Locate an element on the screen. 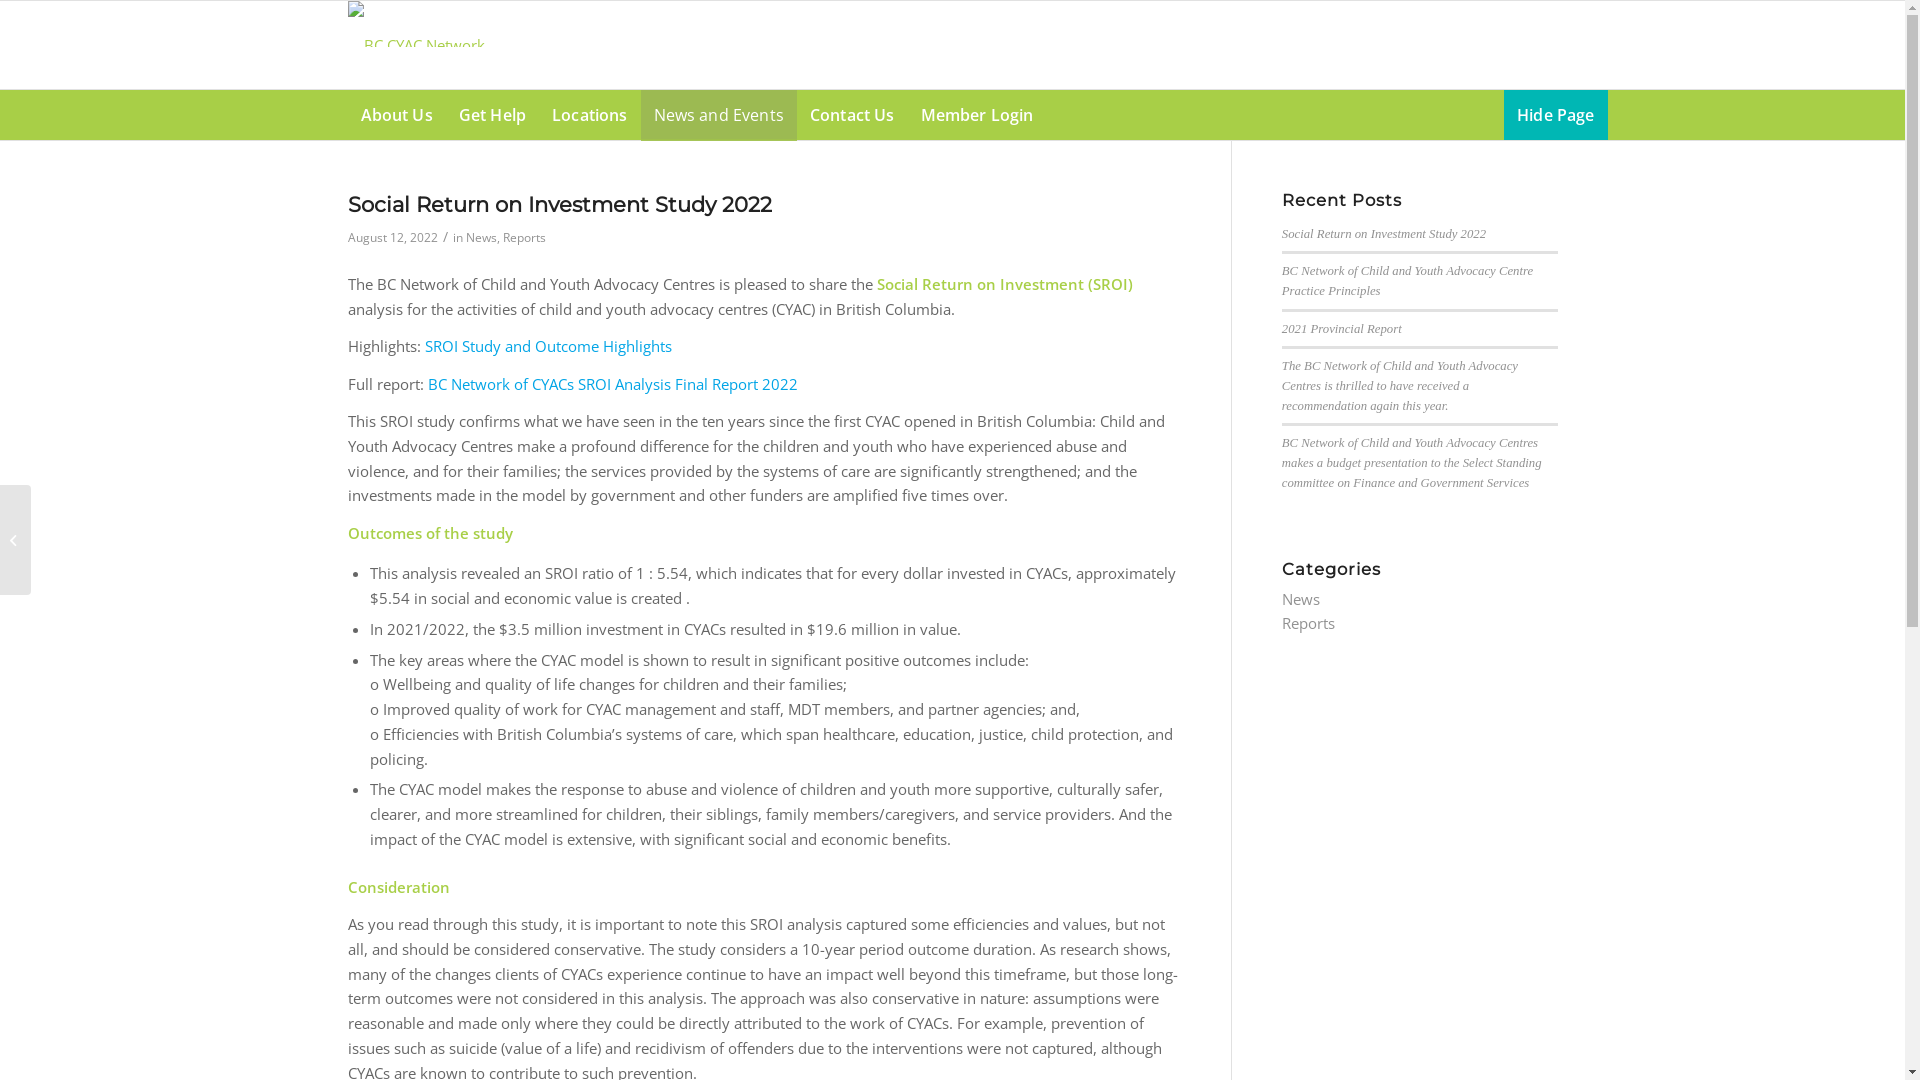  'SROI Study and Outcome Highlights' is located at coordinates (547, 345).